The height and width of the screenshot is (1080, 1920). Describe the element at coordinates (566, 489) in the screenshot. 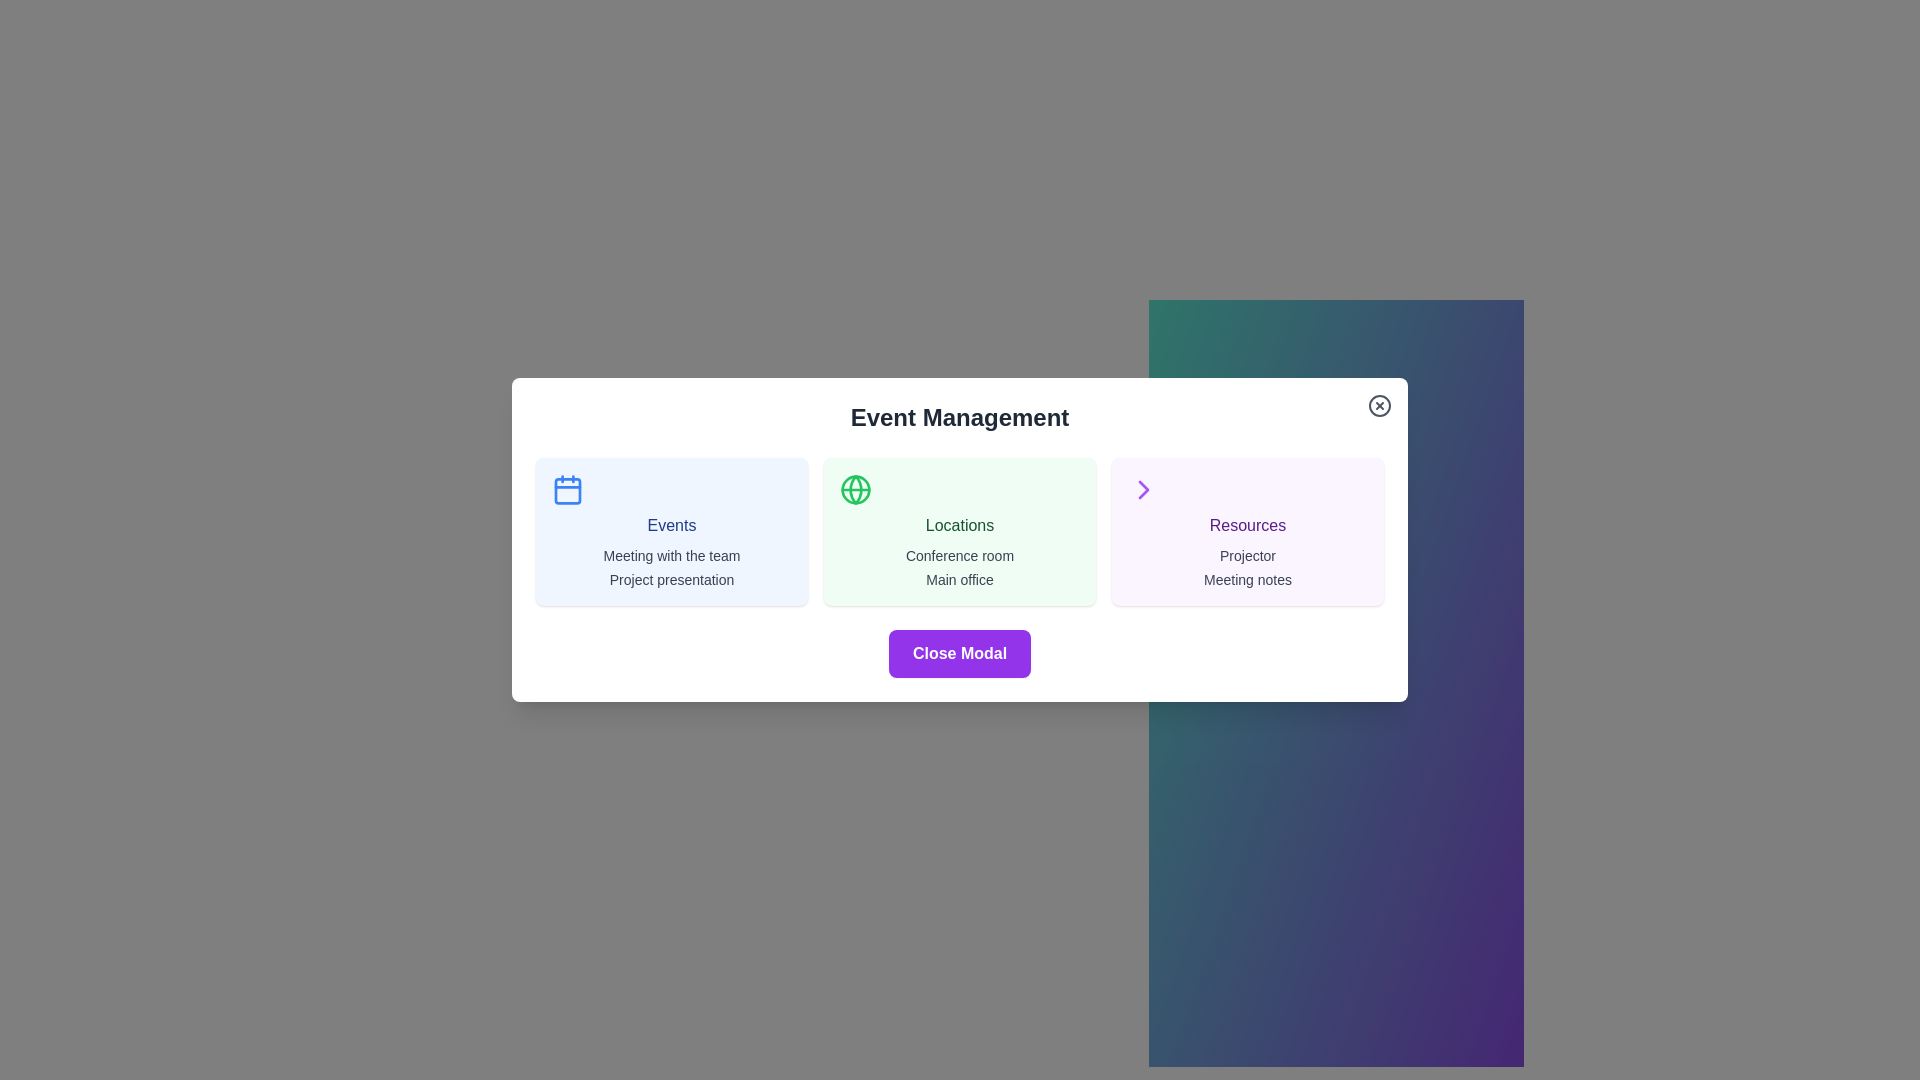

I see `the decorative icon representing the 'Events' section located at the top-left corner of the 'Event Management' modal dialog` at that location.